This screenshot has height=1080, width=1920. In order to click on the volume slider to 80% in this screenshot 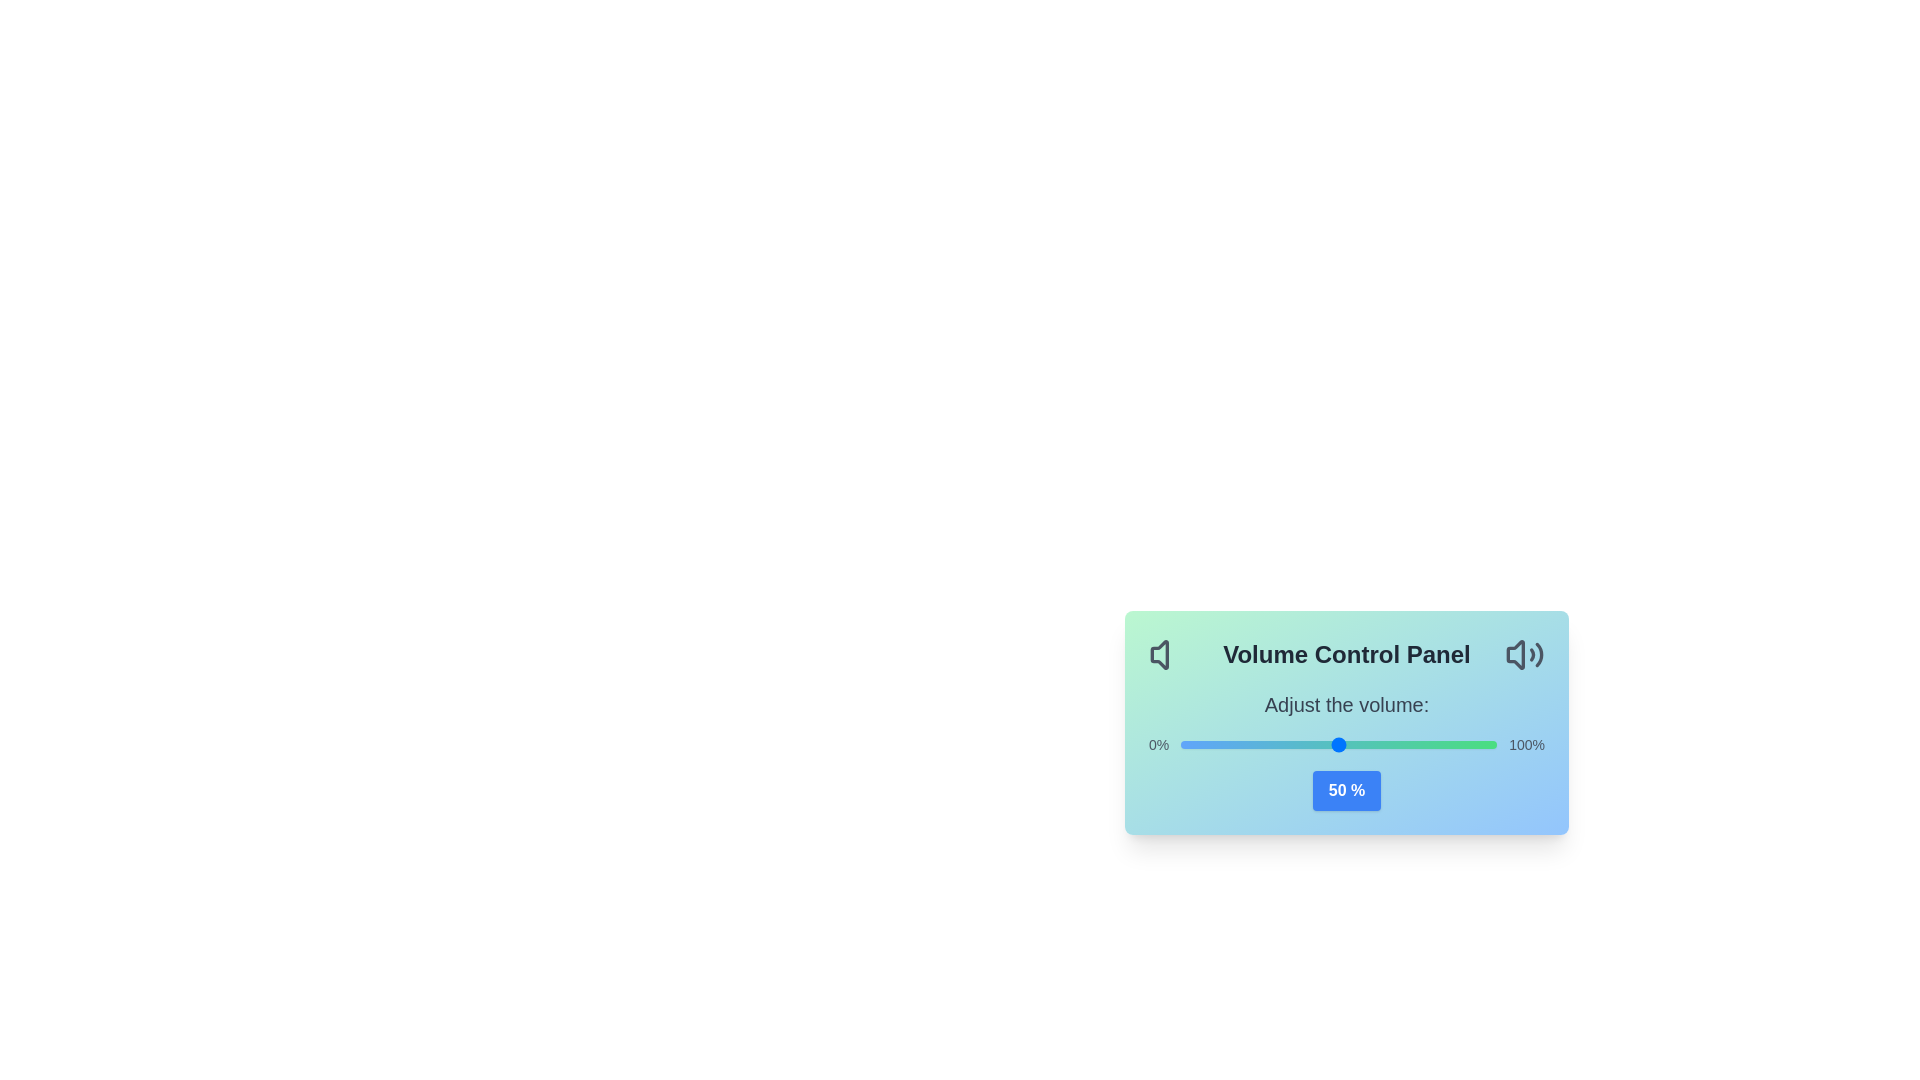, I will do `click(1433, 744)`.